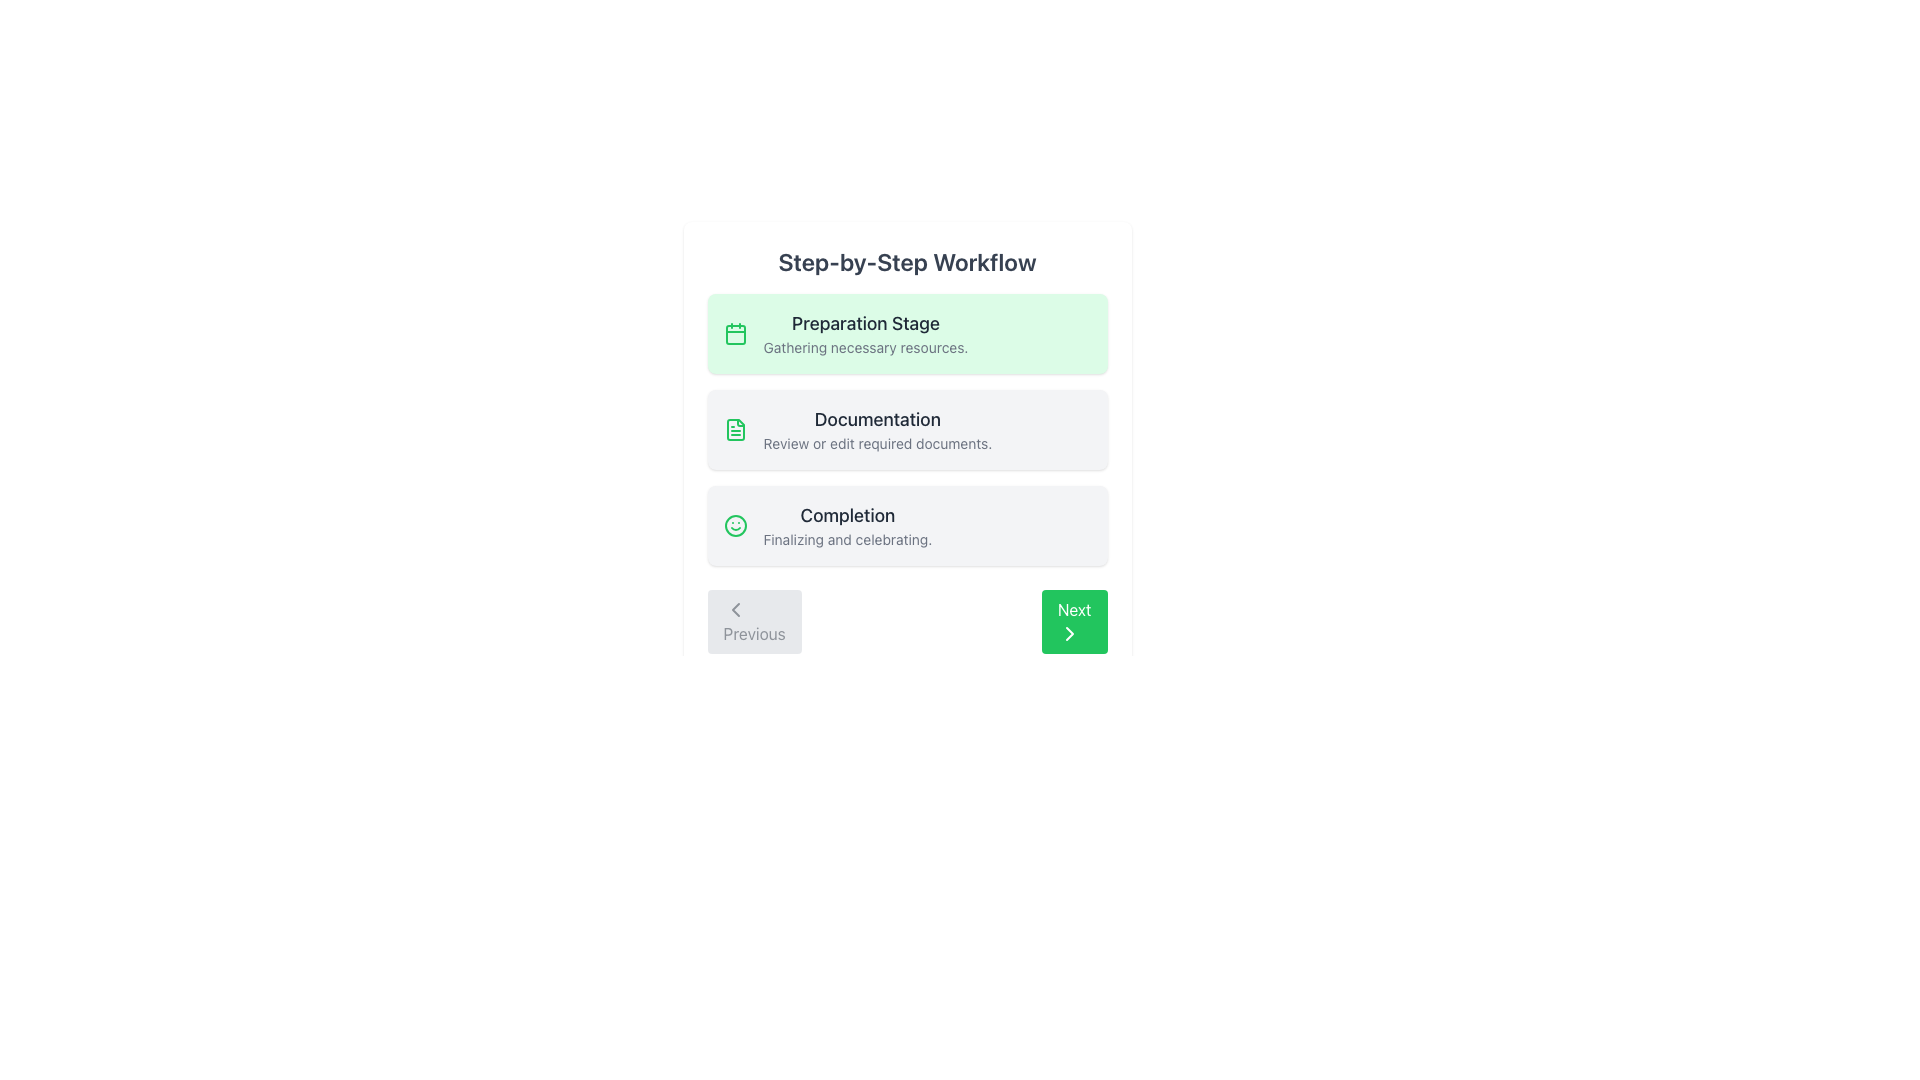 The image size is (1920, 1080). What do you see at coordinates (1068, 633) in the screenshot?
I see `over the chevron icon SVG element located within the 'Next' button in the bottom-right corner of the interface` at bounding box center [1068, 633].